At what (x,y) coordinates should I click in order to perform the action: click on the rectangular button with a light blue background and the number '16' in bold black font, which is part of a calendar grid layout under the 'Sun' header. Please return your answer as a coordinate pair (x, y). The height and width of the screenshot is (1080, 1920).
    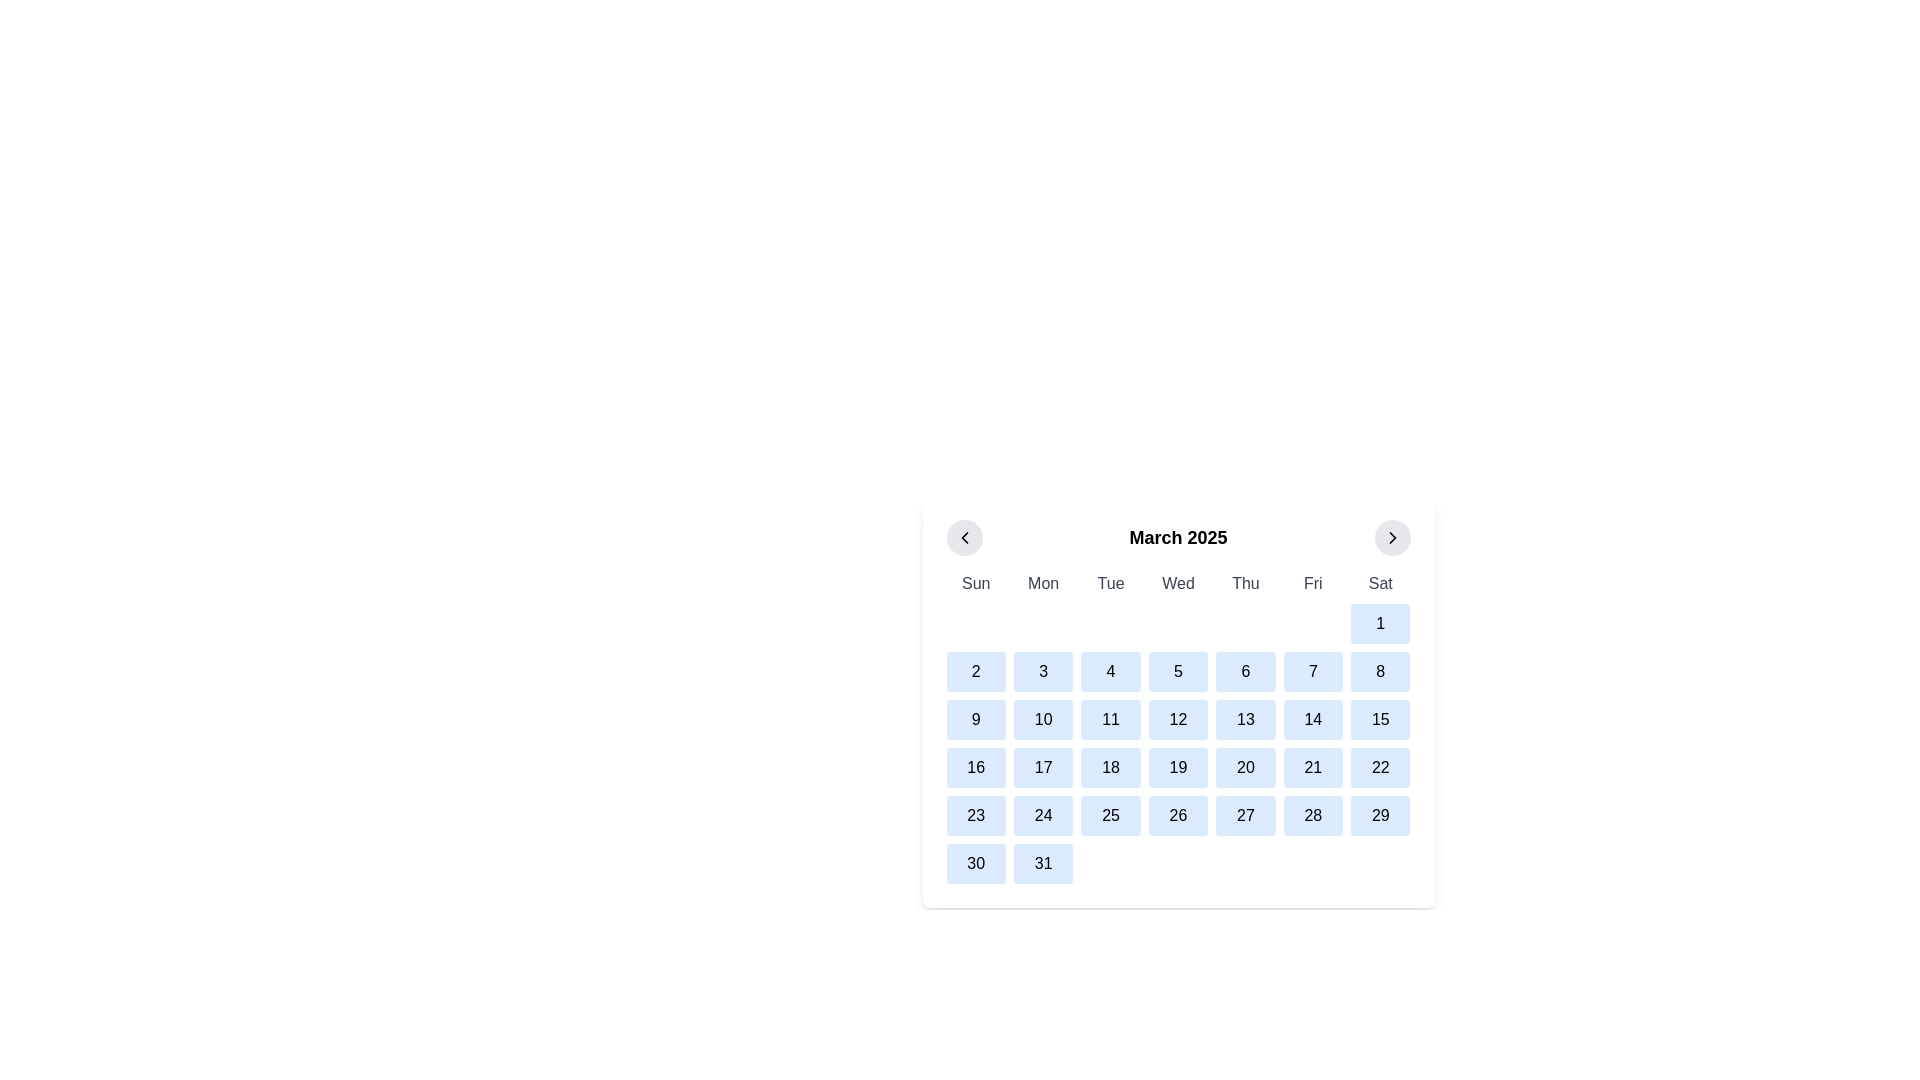
    Looking at the image, I should click on (976, 766).